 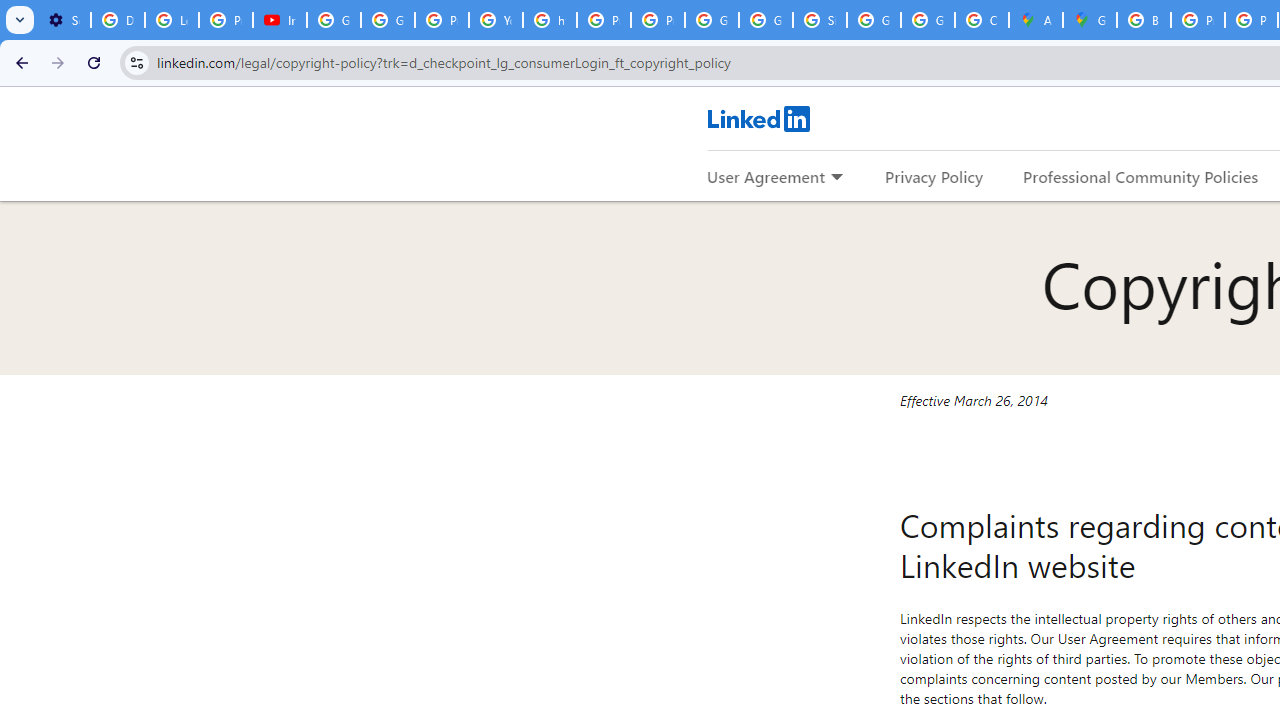 I want to click on 'Google Account Help', so click(x=334, y=20).